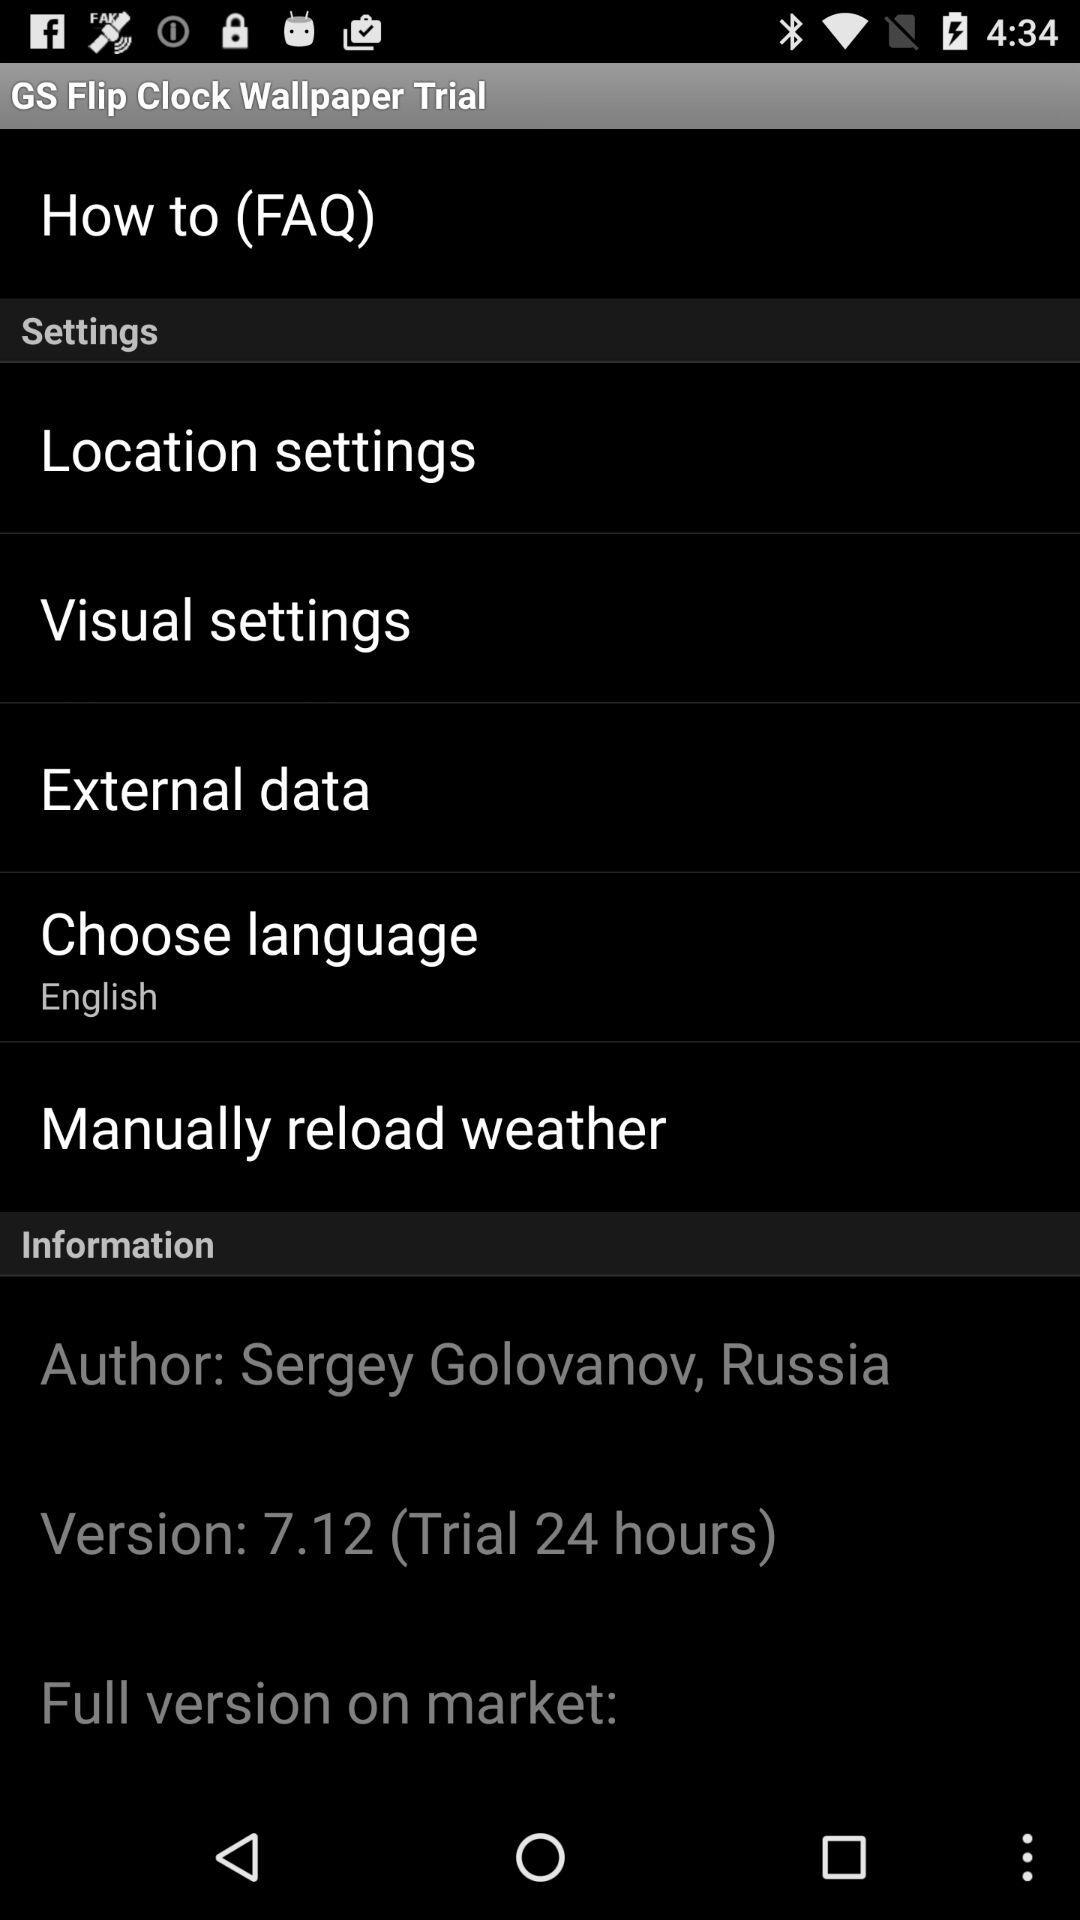 This screenshot has height=1920, width=1080. Describe the element at coordinates (208, 212) in the screenshot. I see `the item below gs flip clock item` at that location.